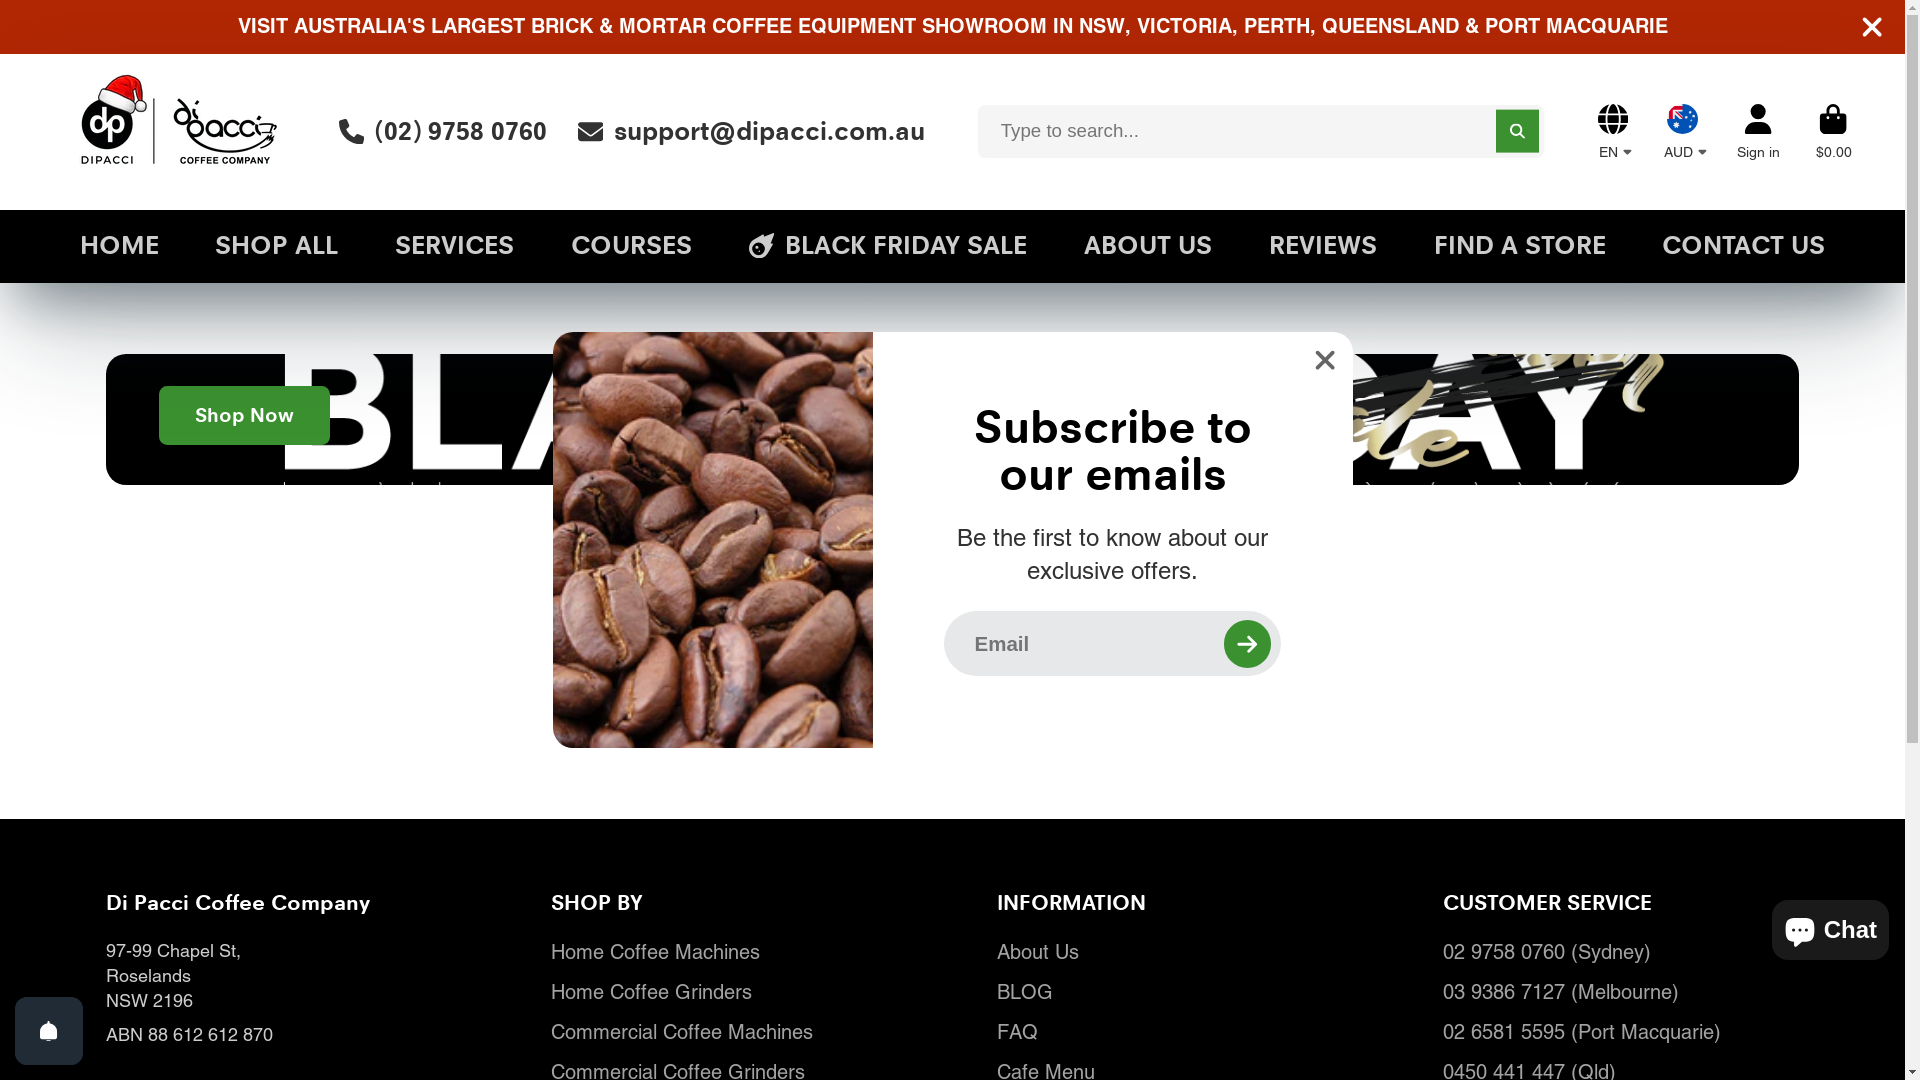 This screenshot has width=1920, height=1080. I want to click on '02 9758 0760 (Sydney)', so click(1621, 951).